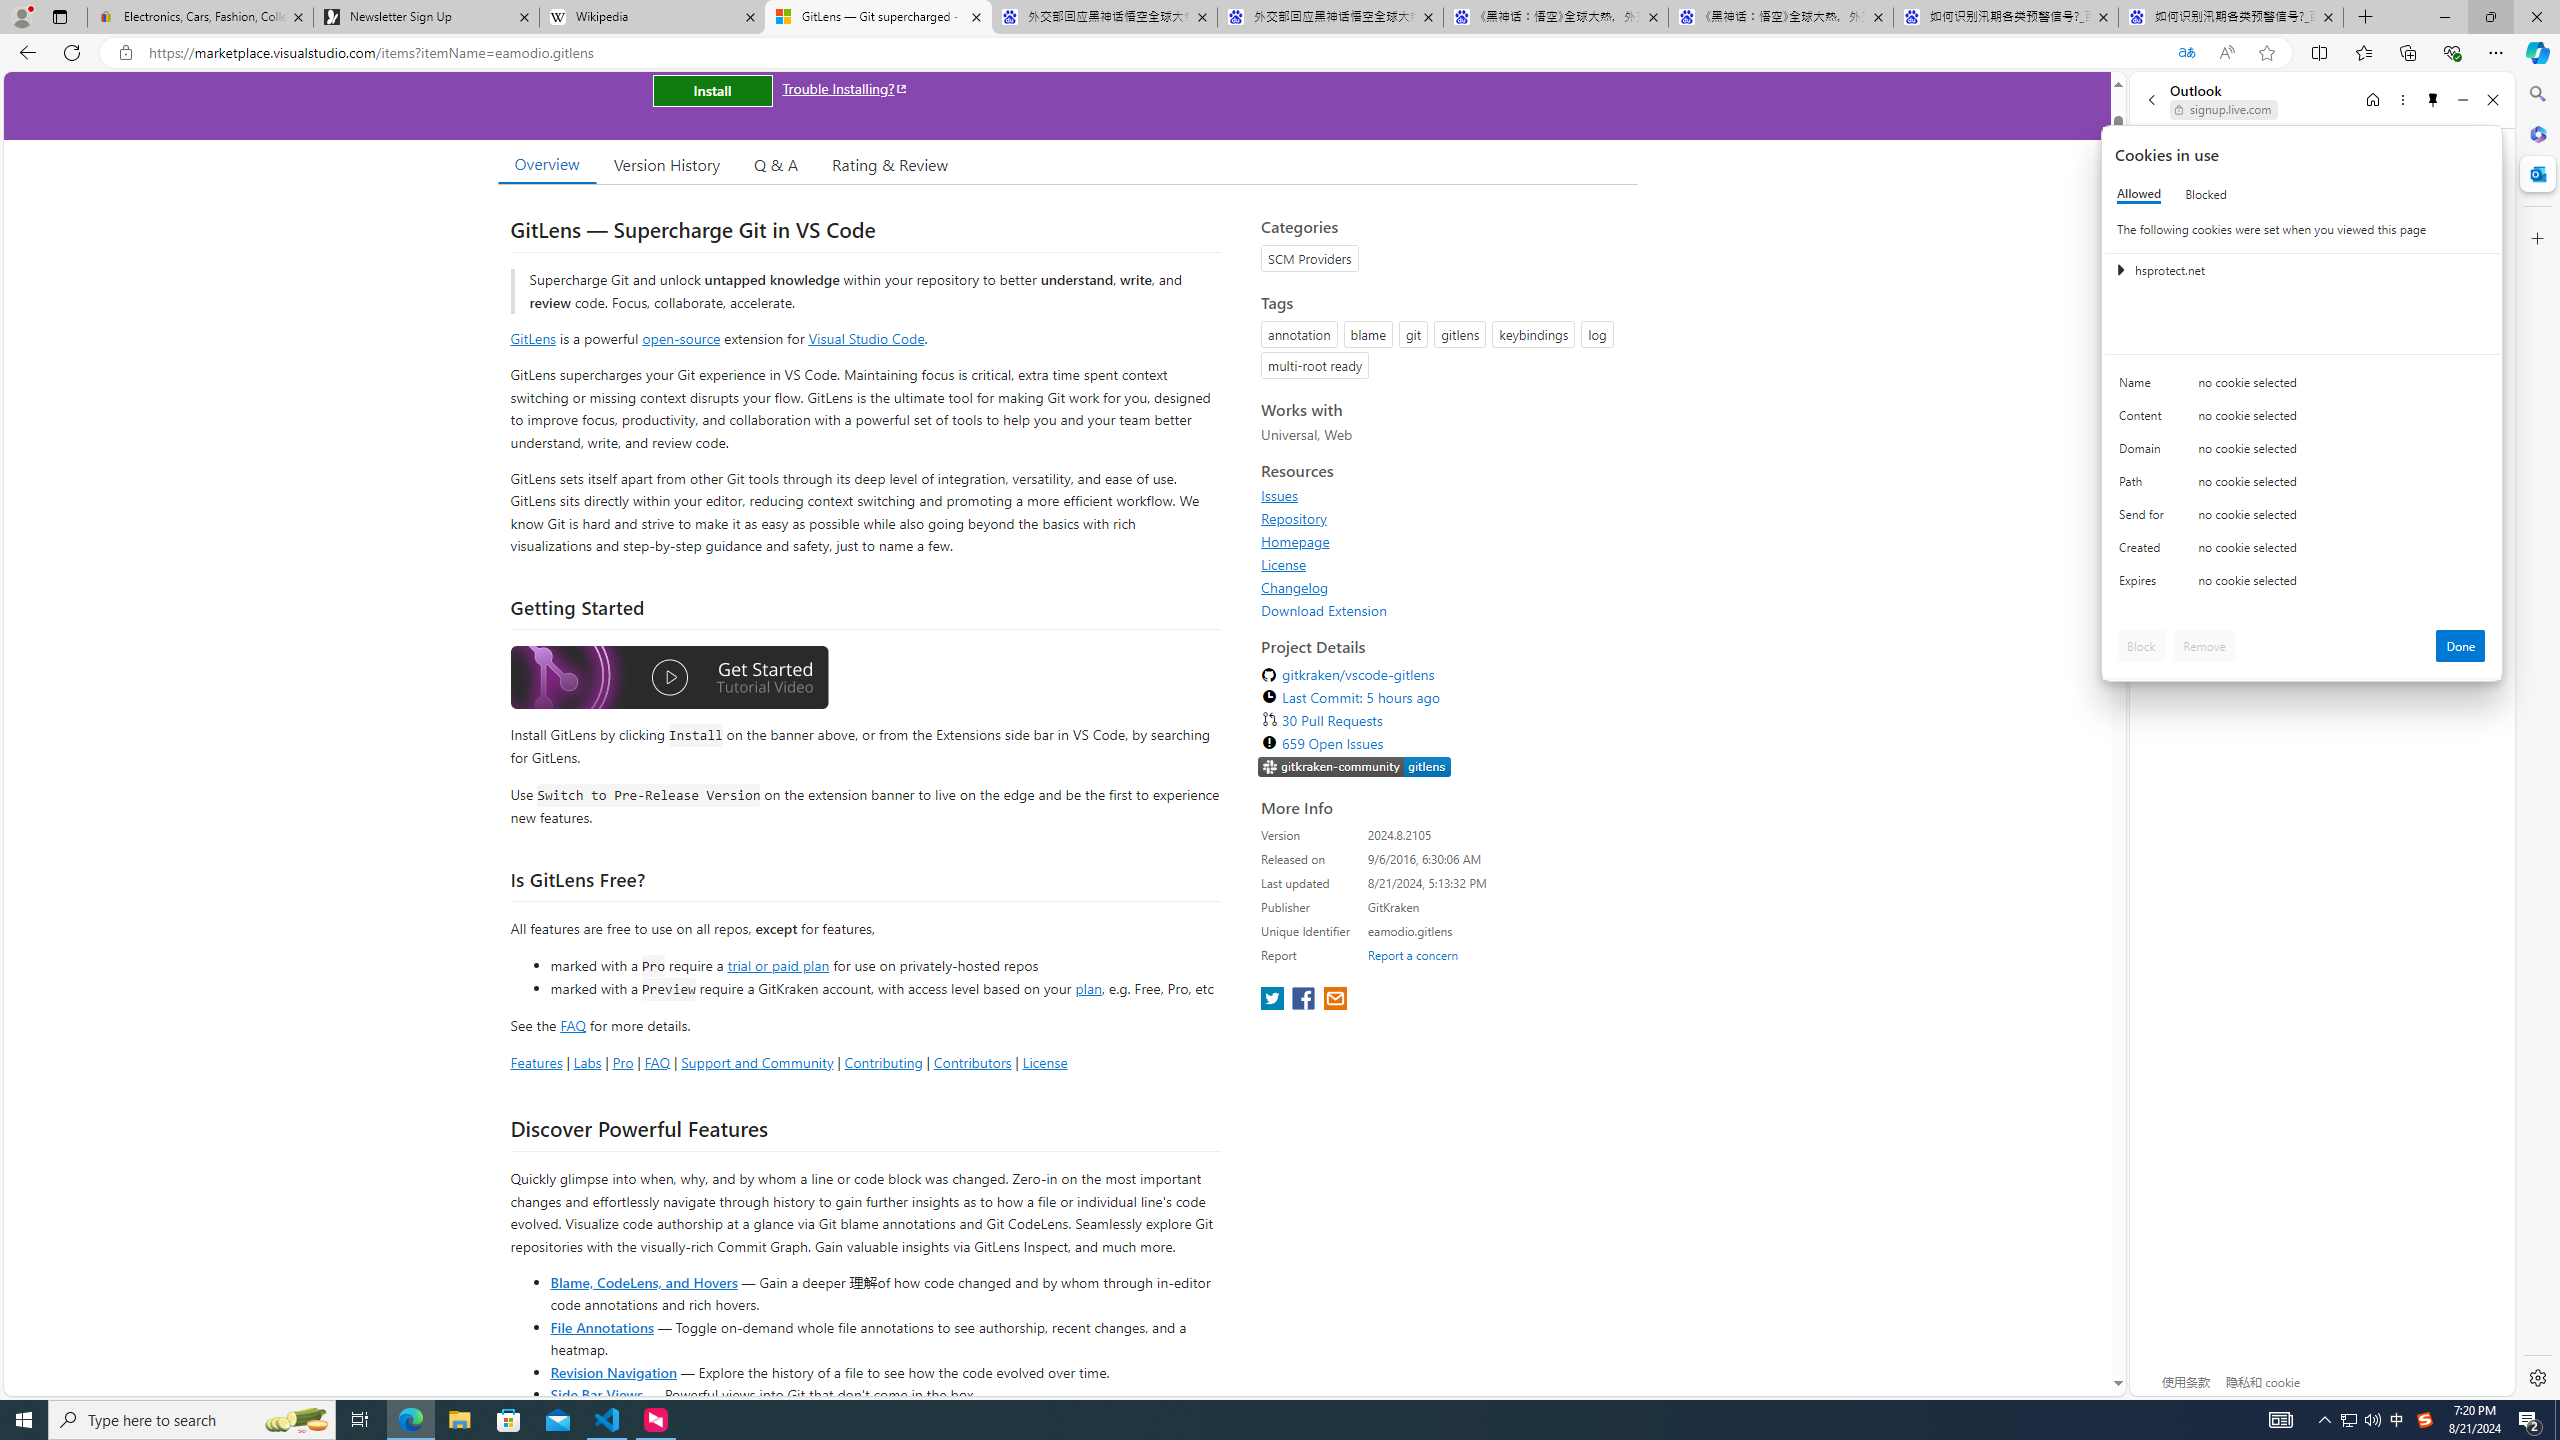 The height and width of the screenshot is (1440, 2560). Describe the element at coordinates (2144, 420) in the screenshot. I see `'Content'` at that location.